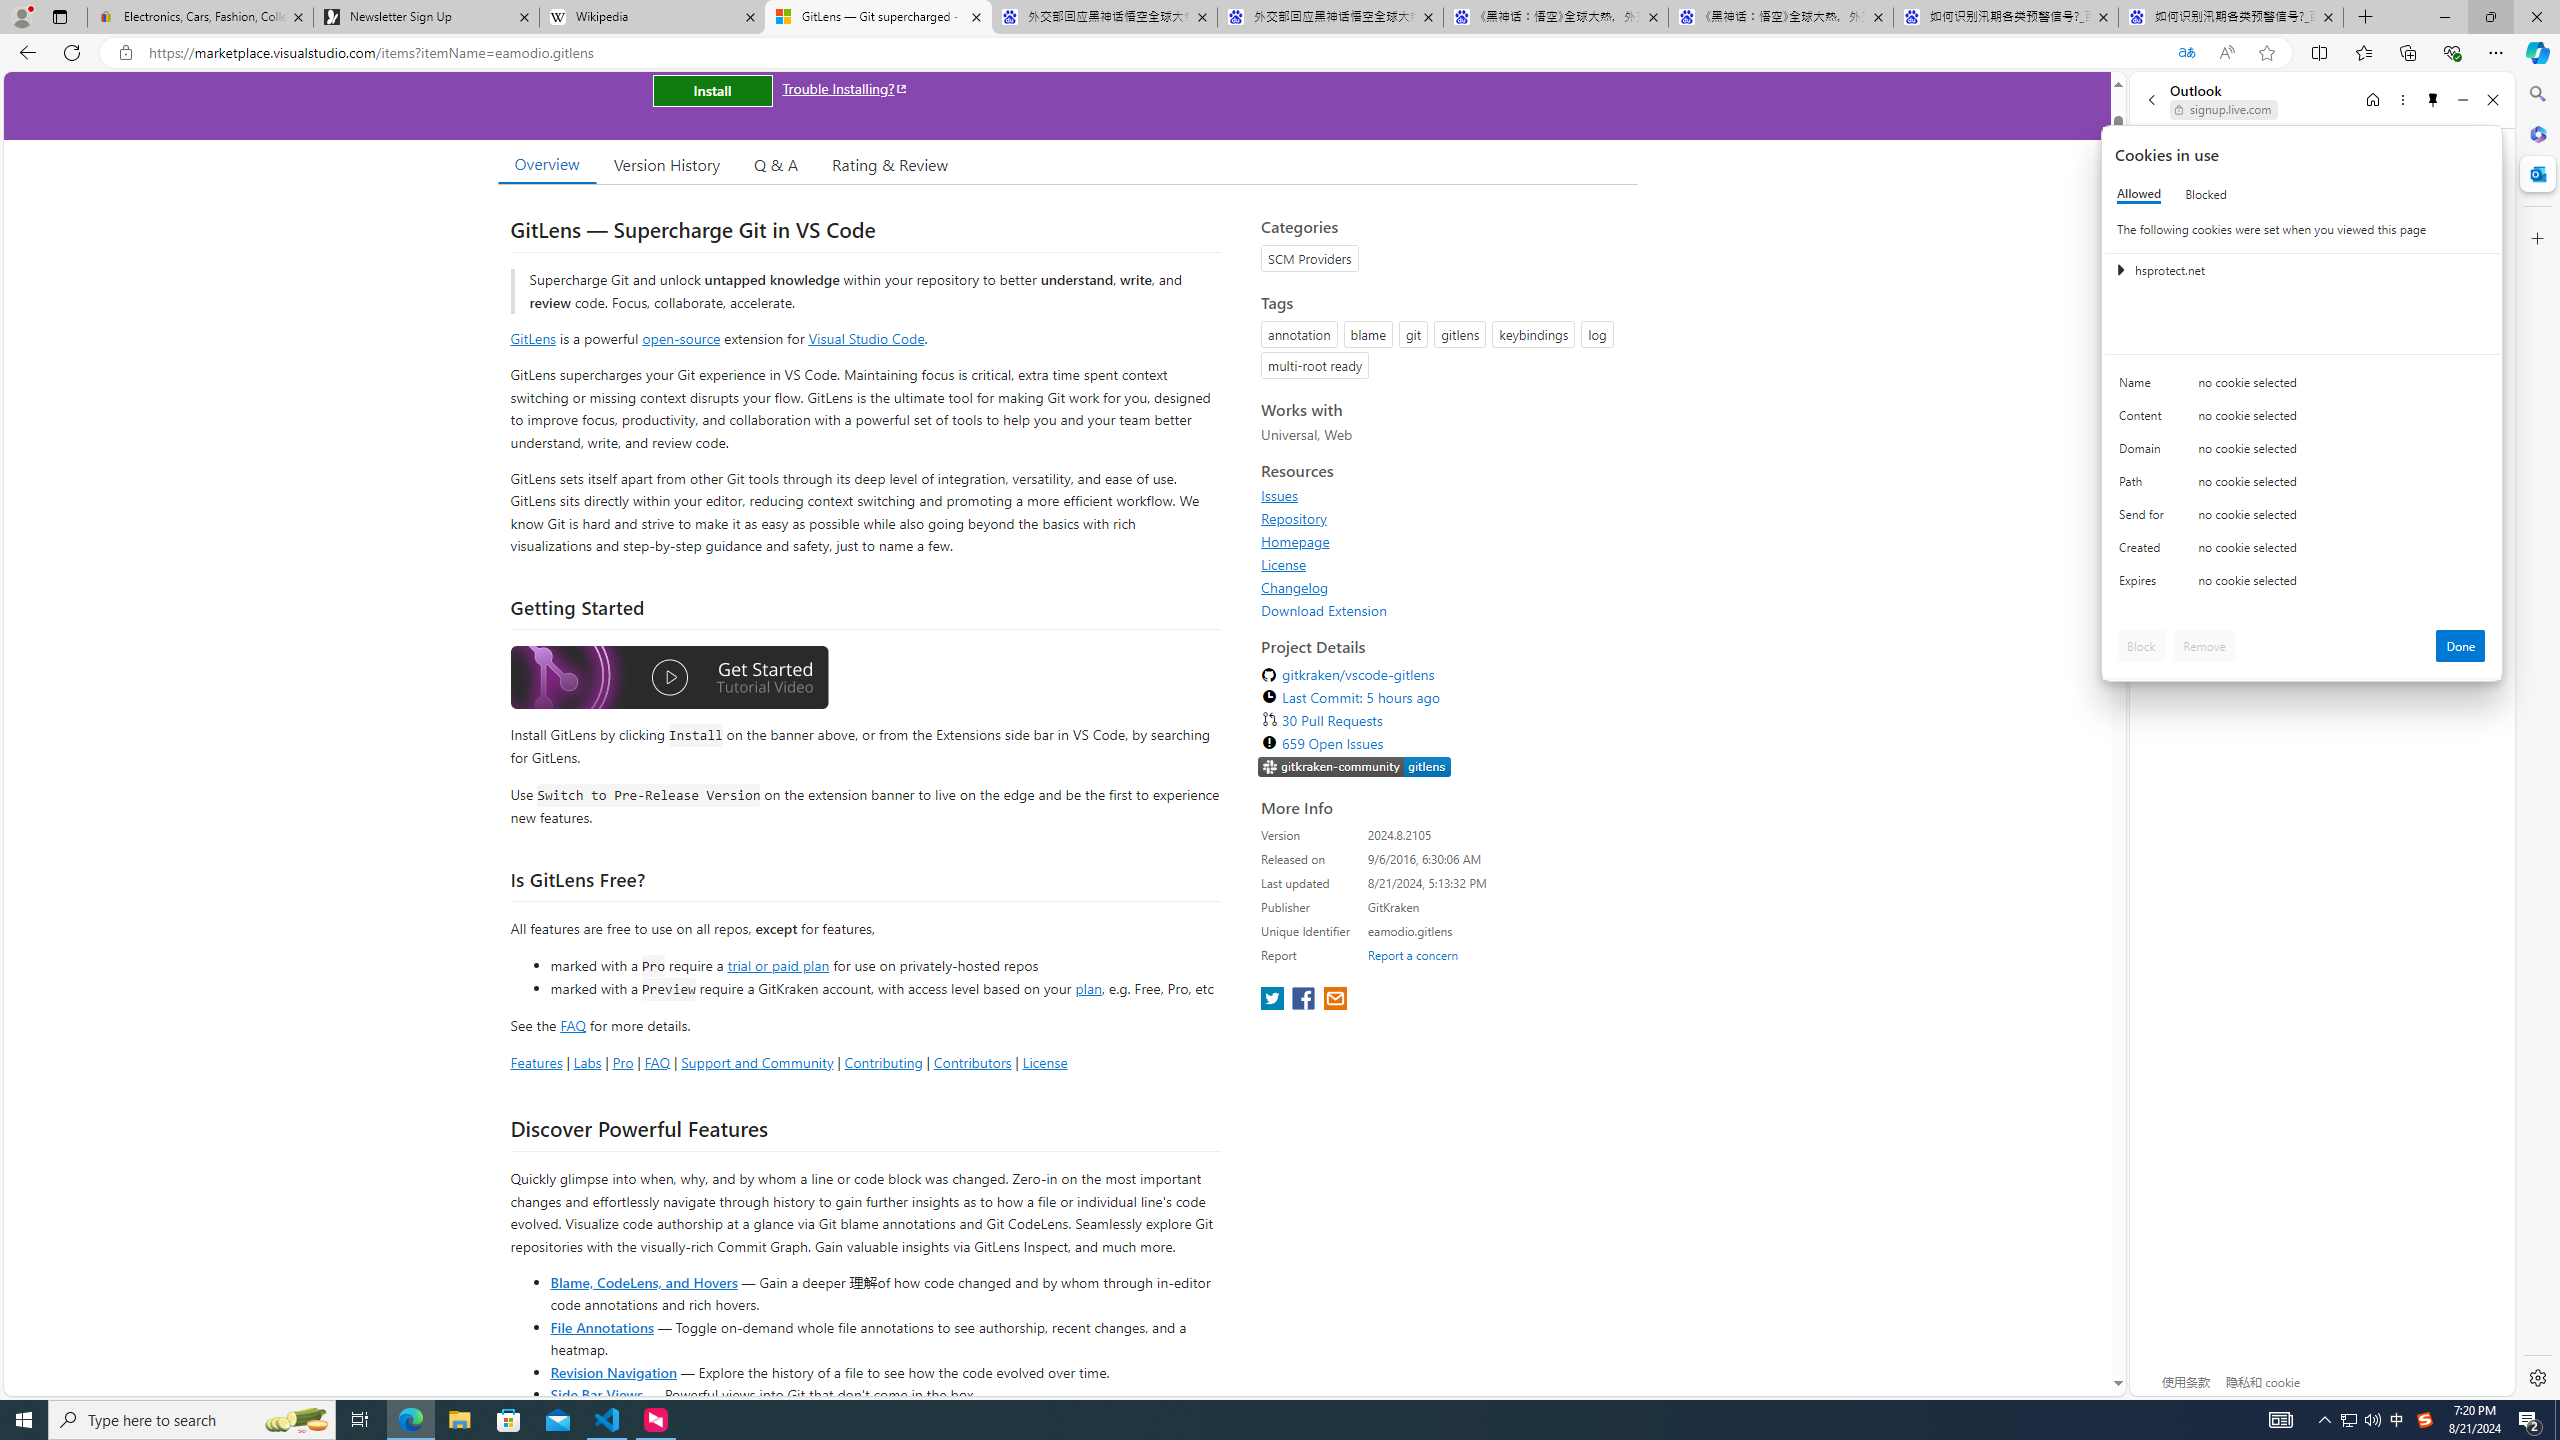 The height and width of the screenshot is (1440, 2560). Describe the element at coordinates (2144, 420) in the screenshot. I see `'Content'` at that location.